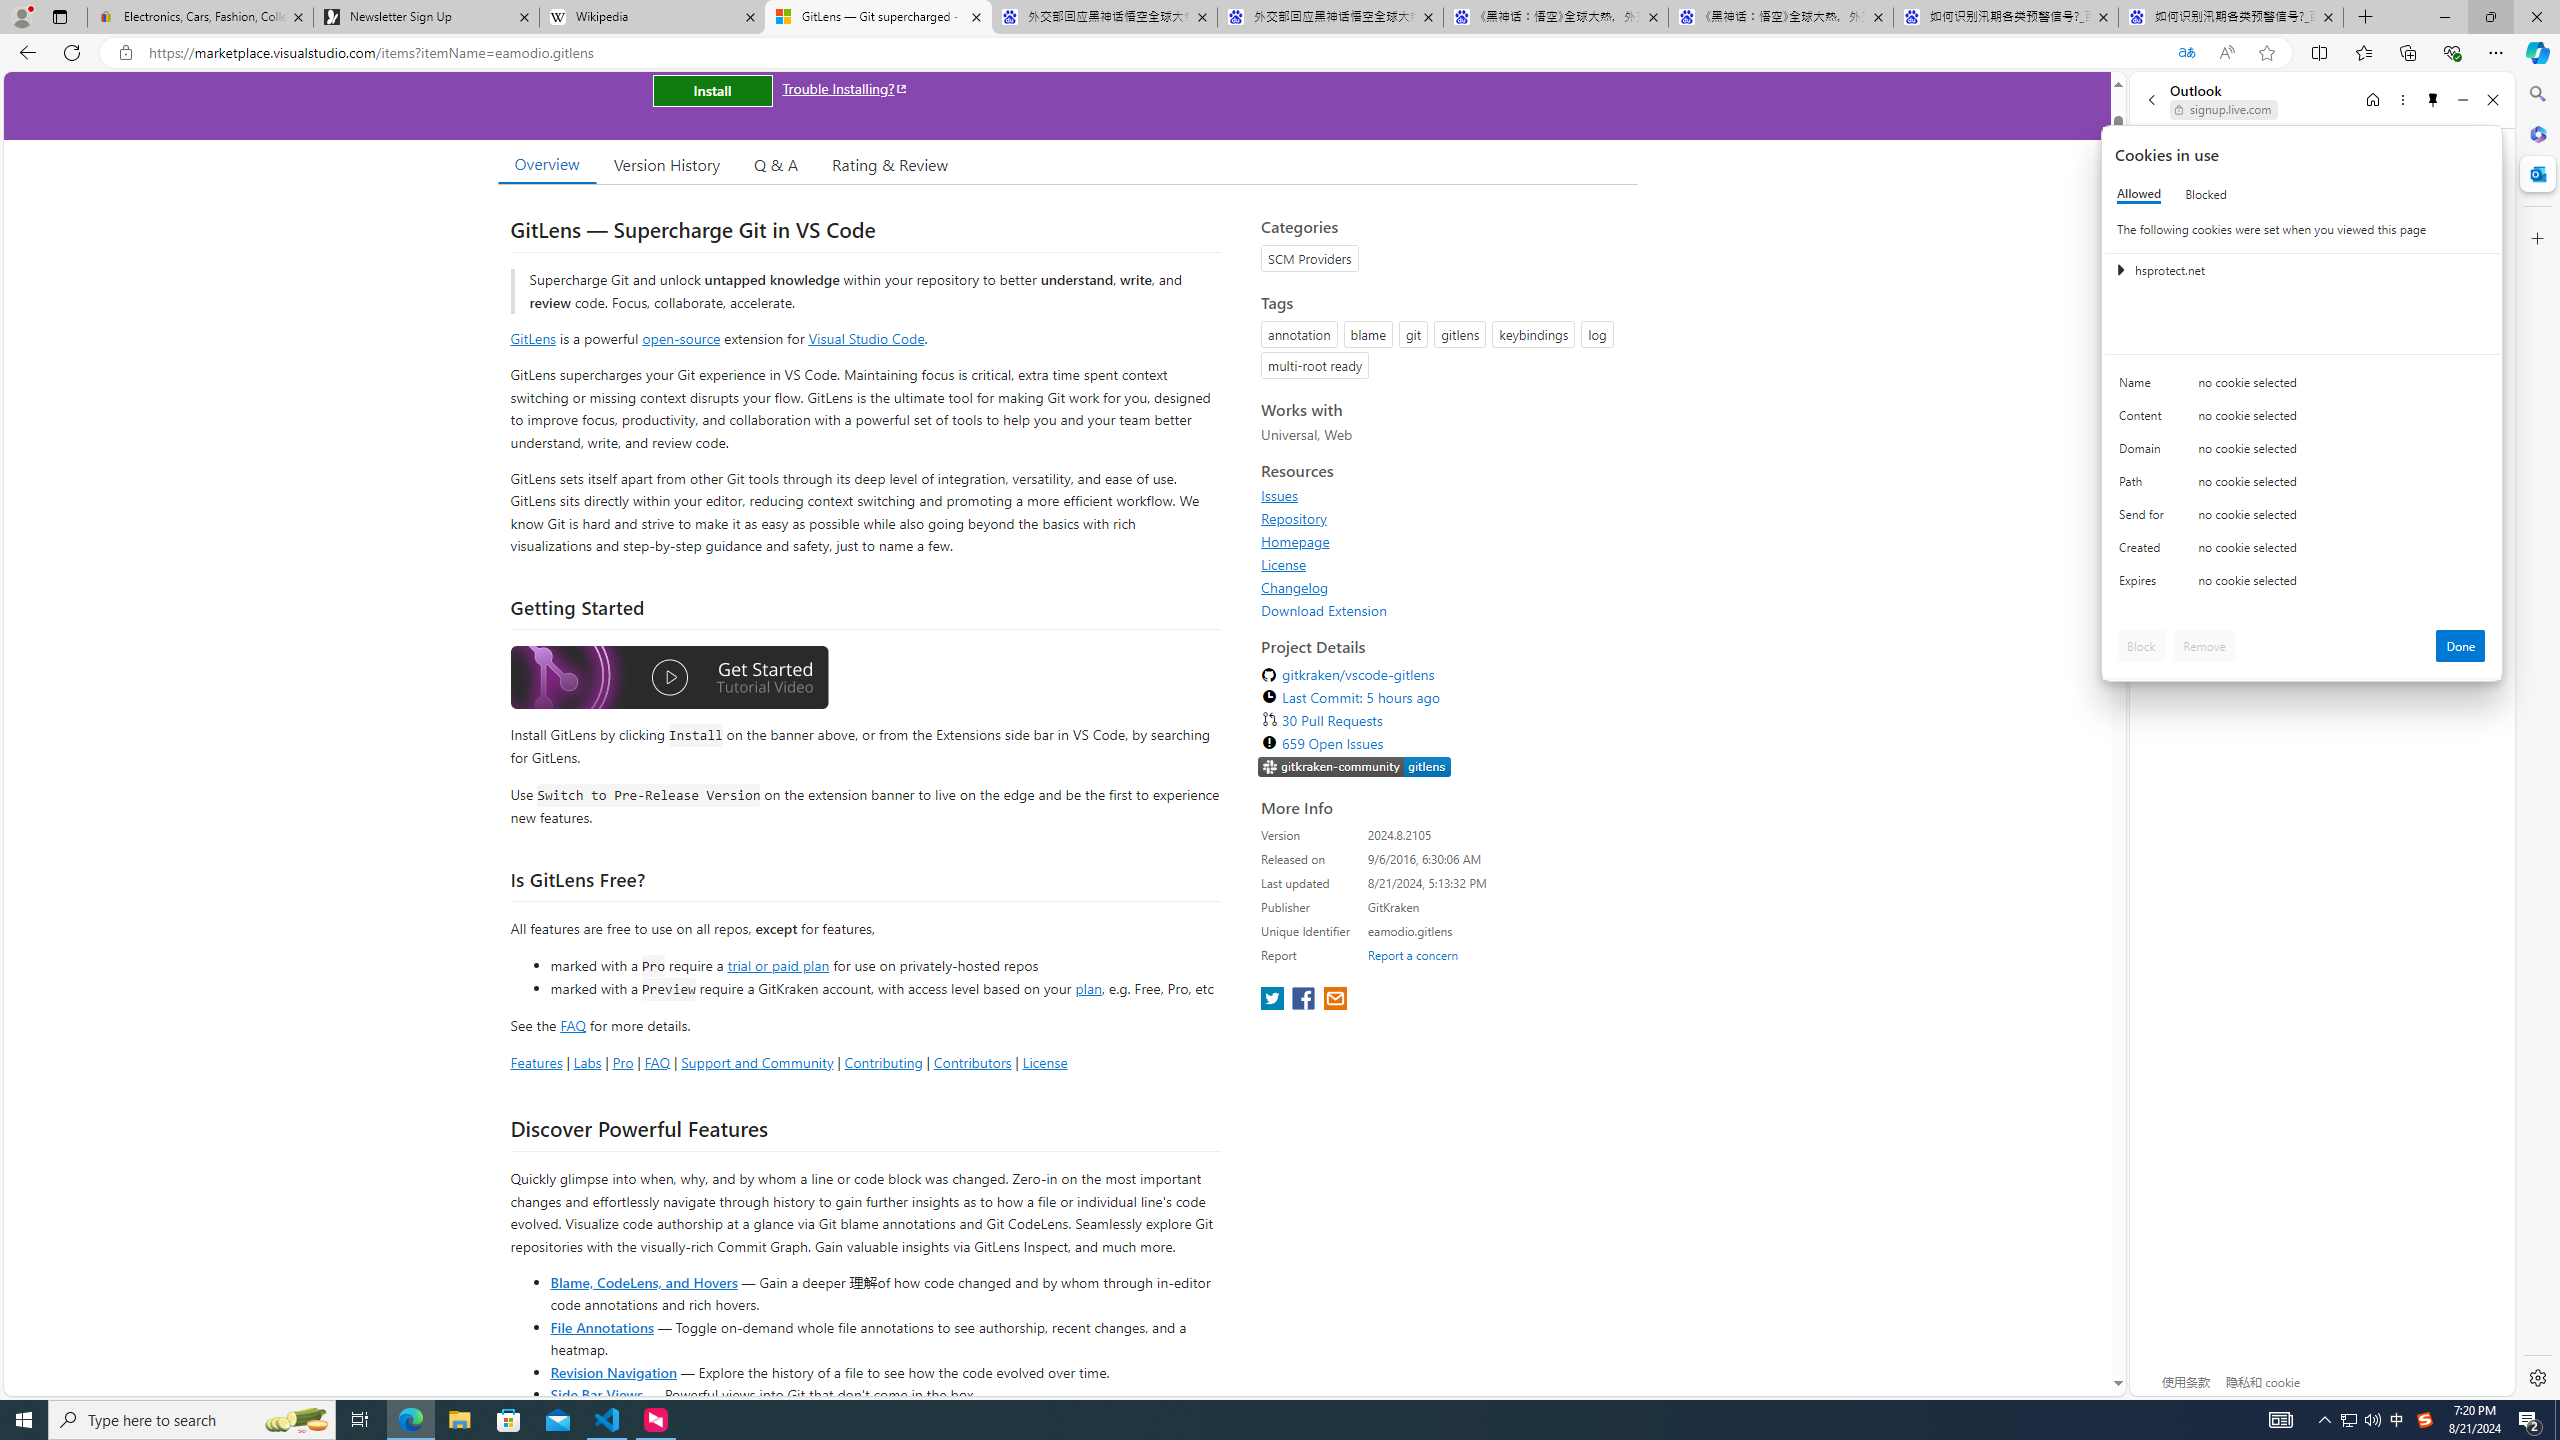 The height and width of the screenshot is (1440, 2560). Describe the element at coordinates (2144, 420) in the screenshot. I see `'Content'` at that location.